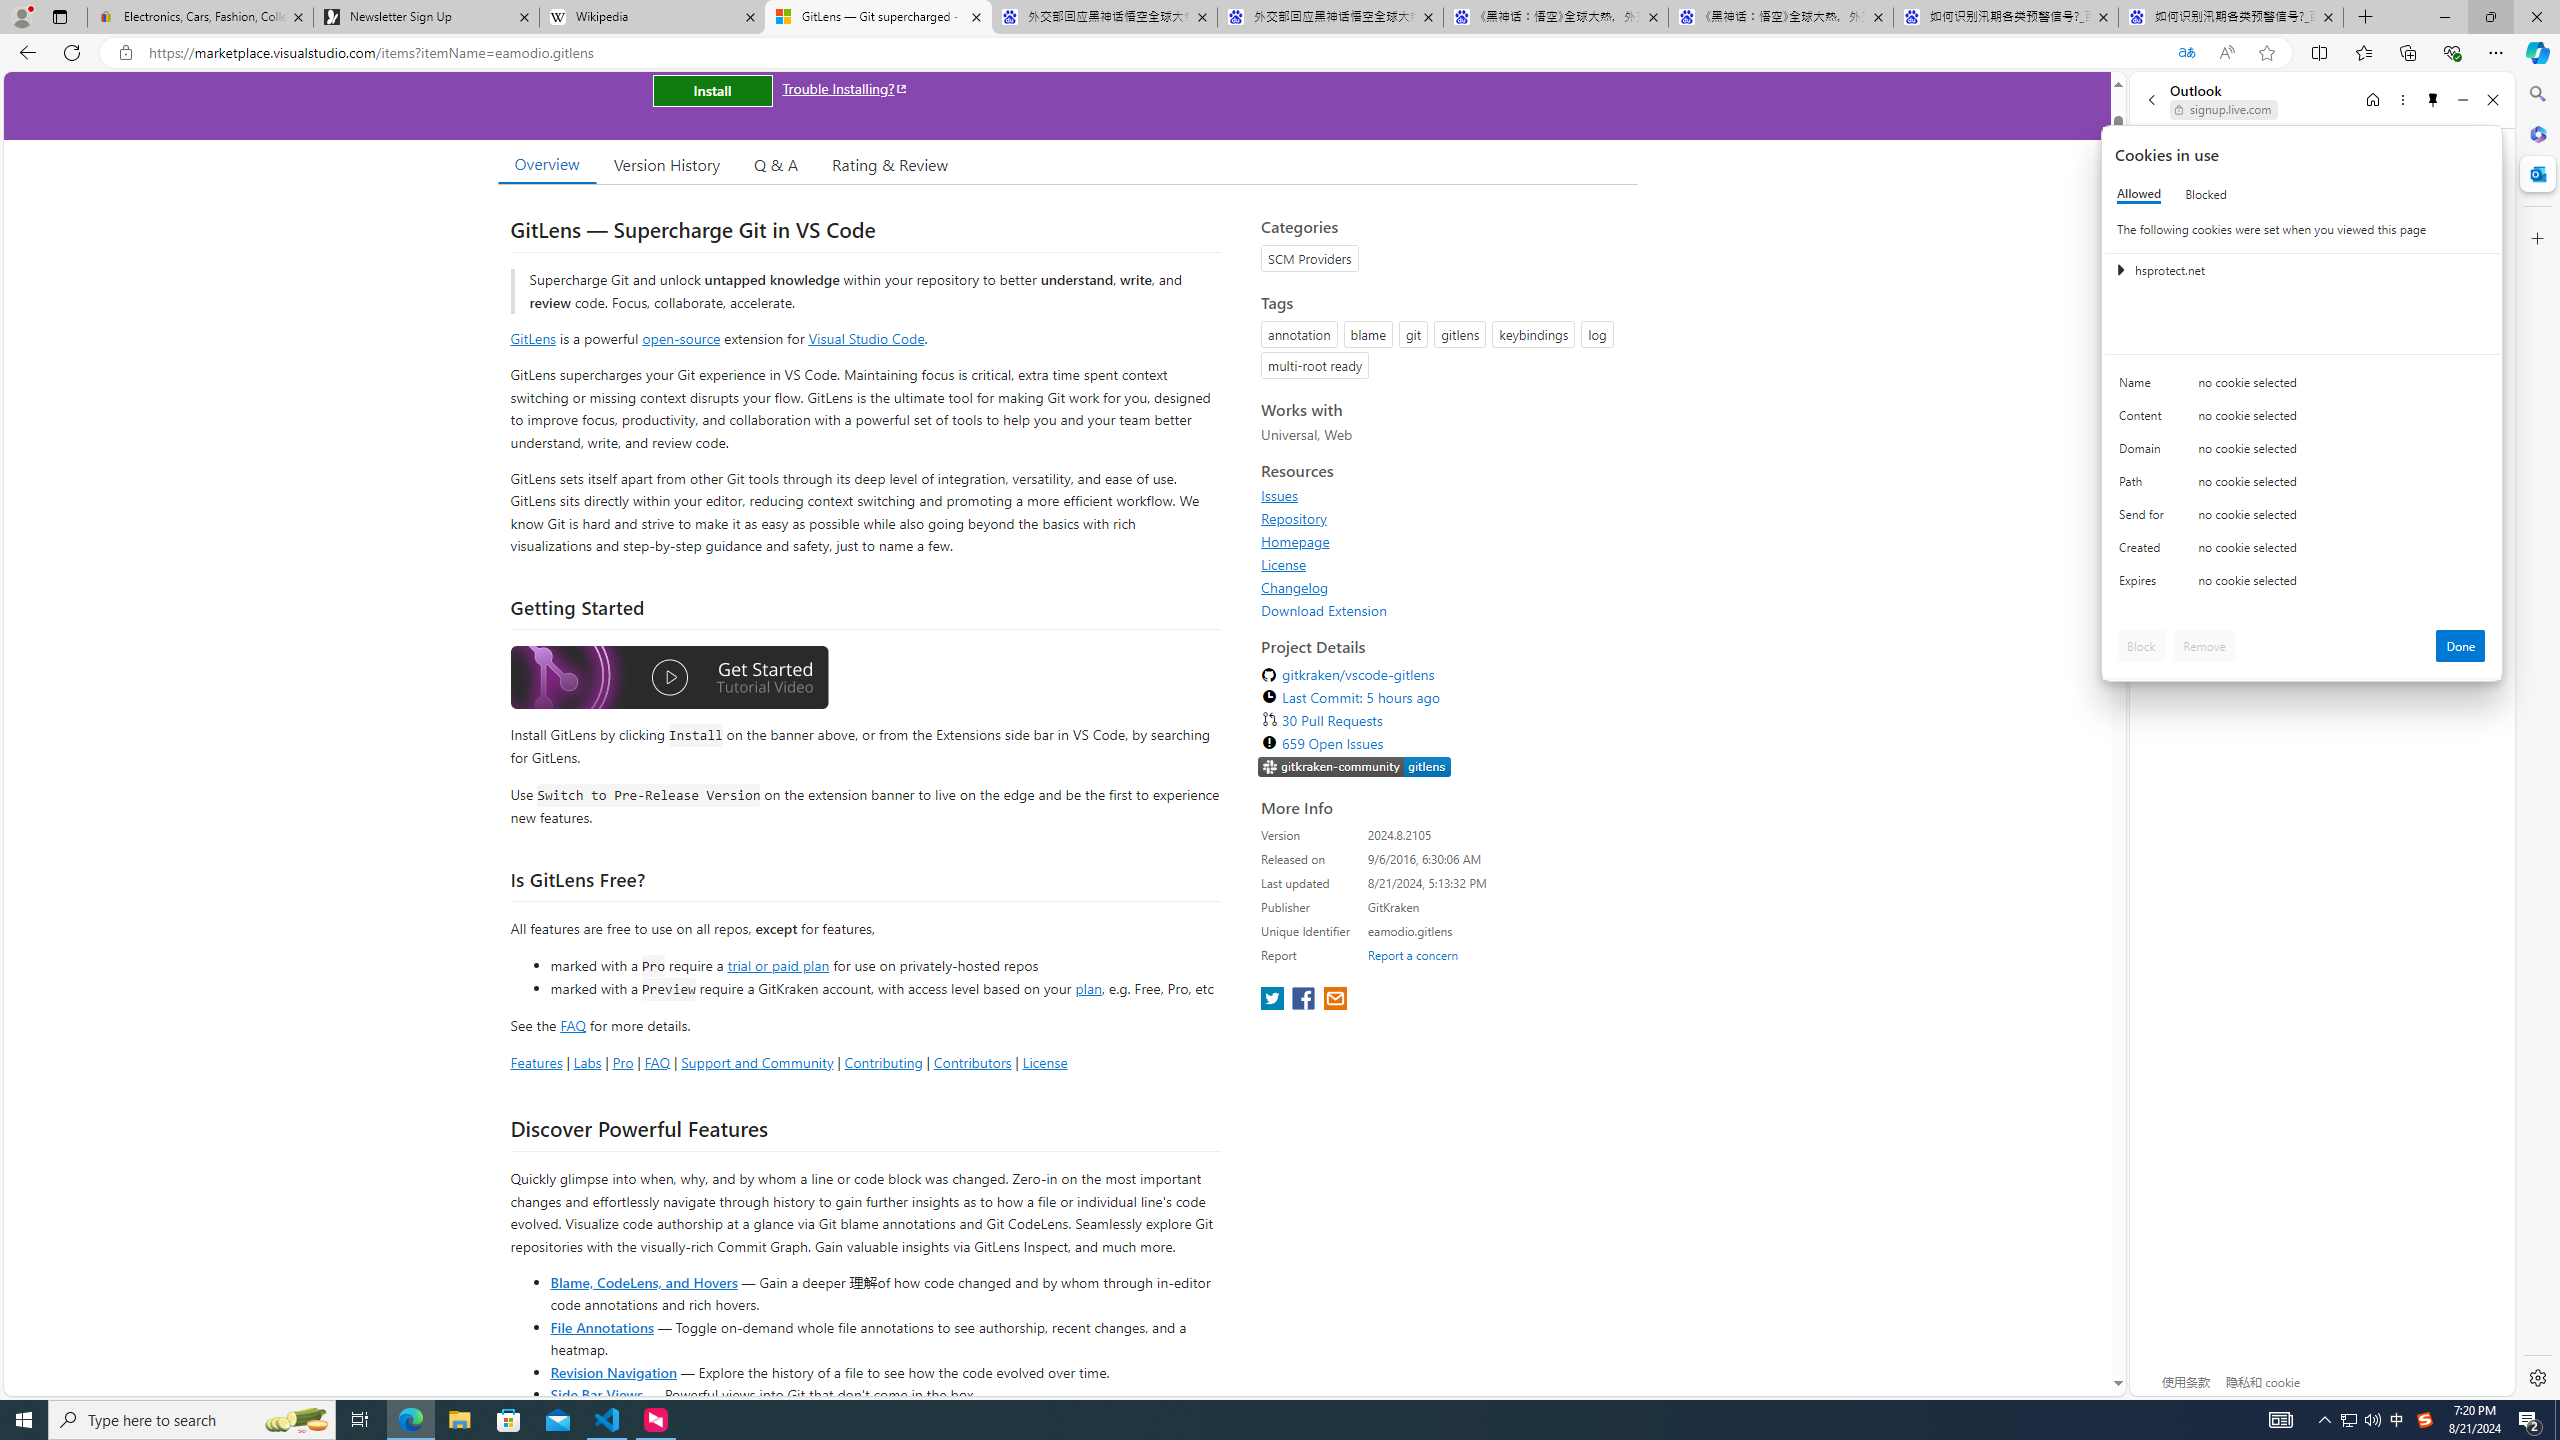 The height and width of the screenshot is (1440, 2560). Describe the element at coordinates (2144, 420) in the screenshot. I see `'Content'` at that location.